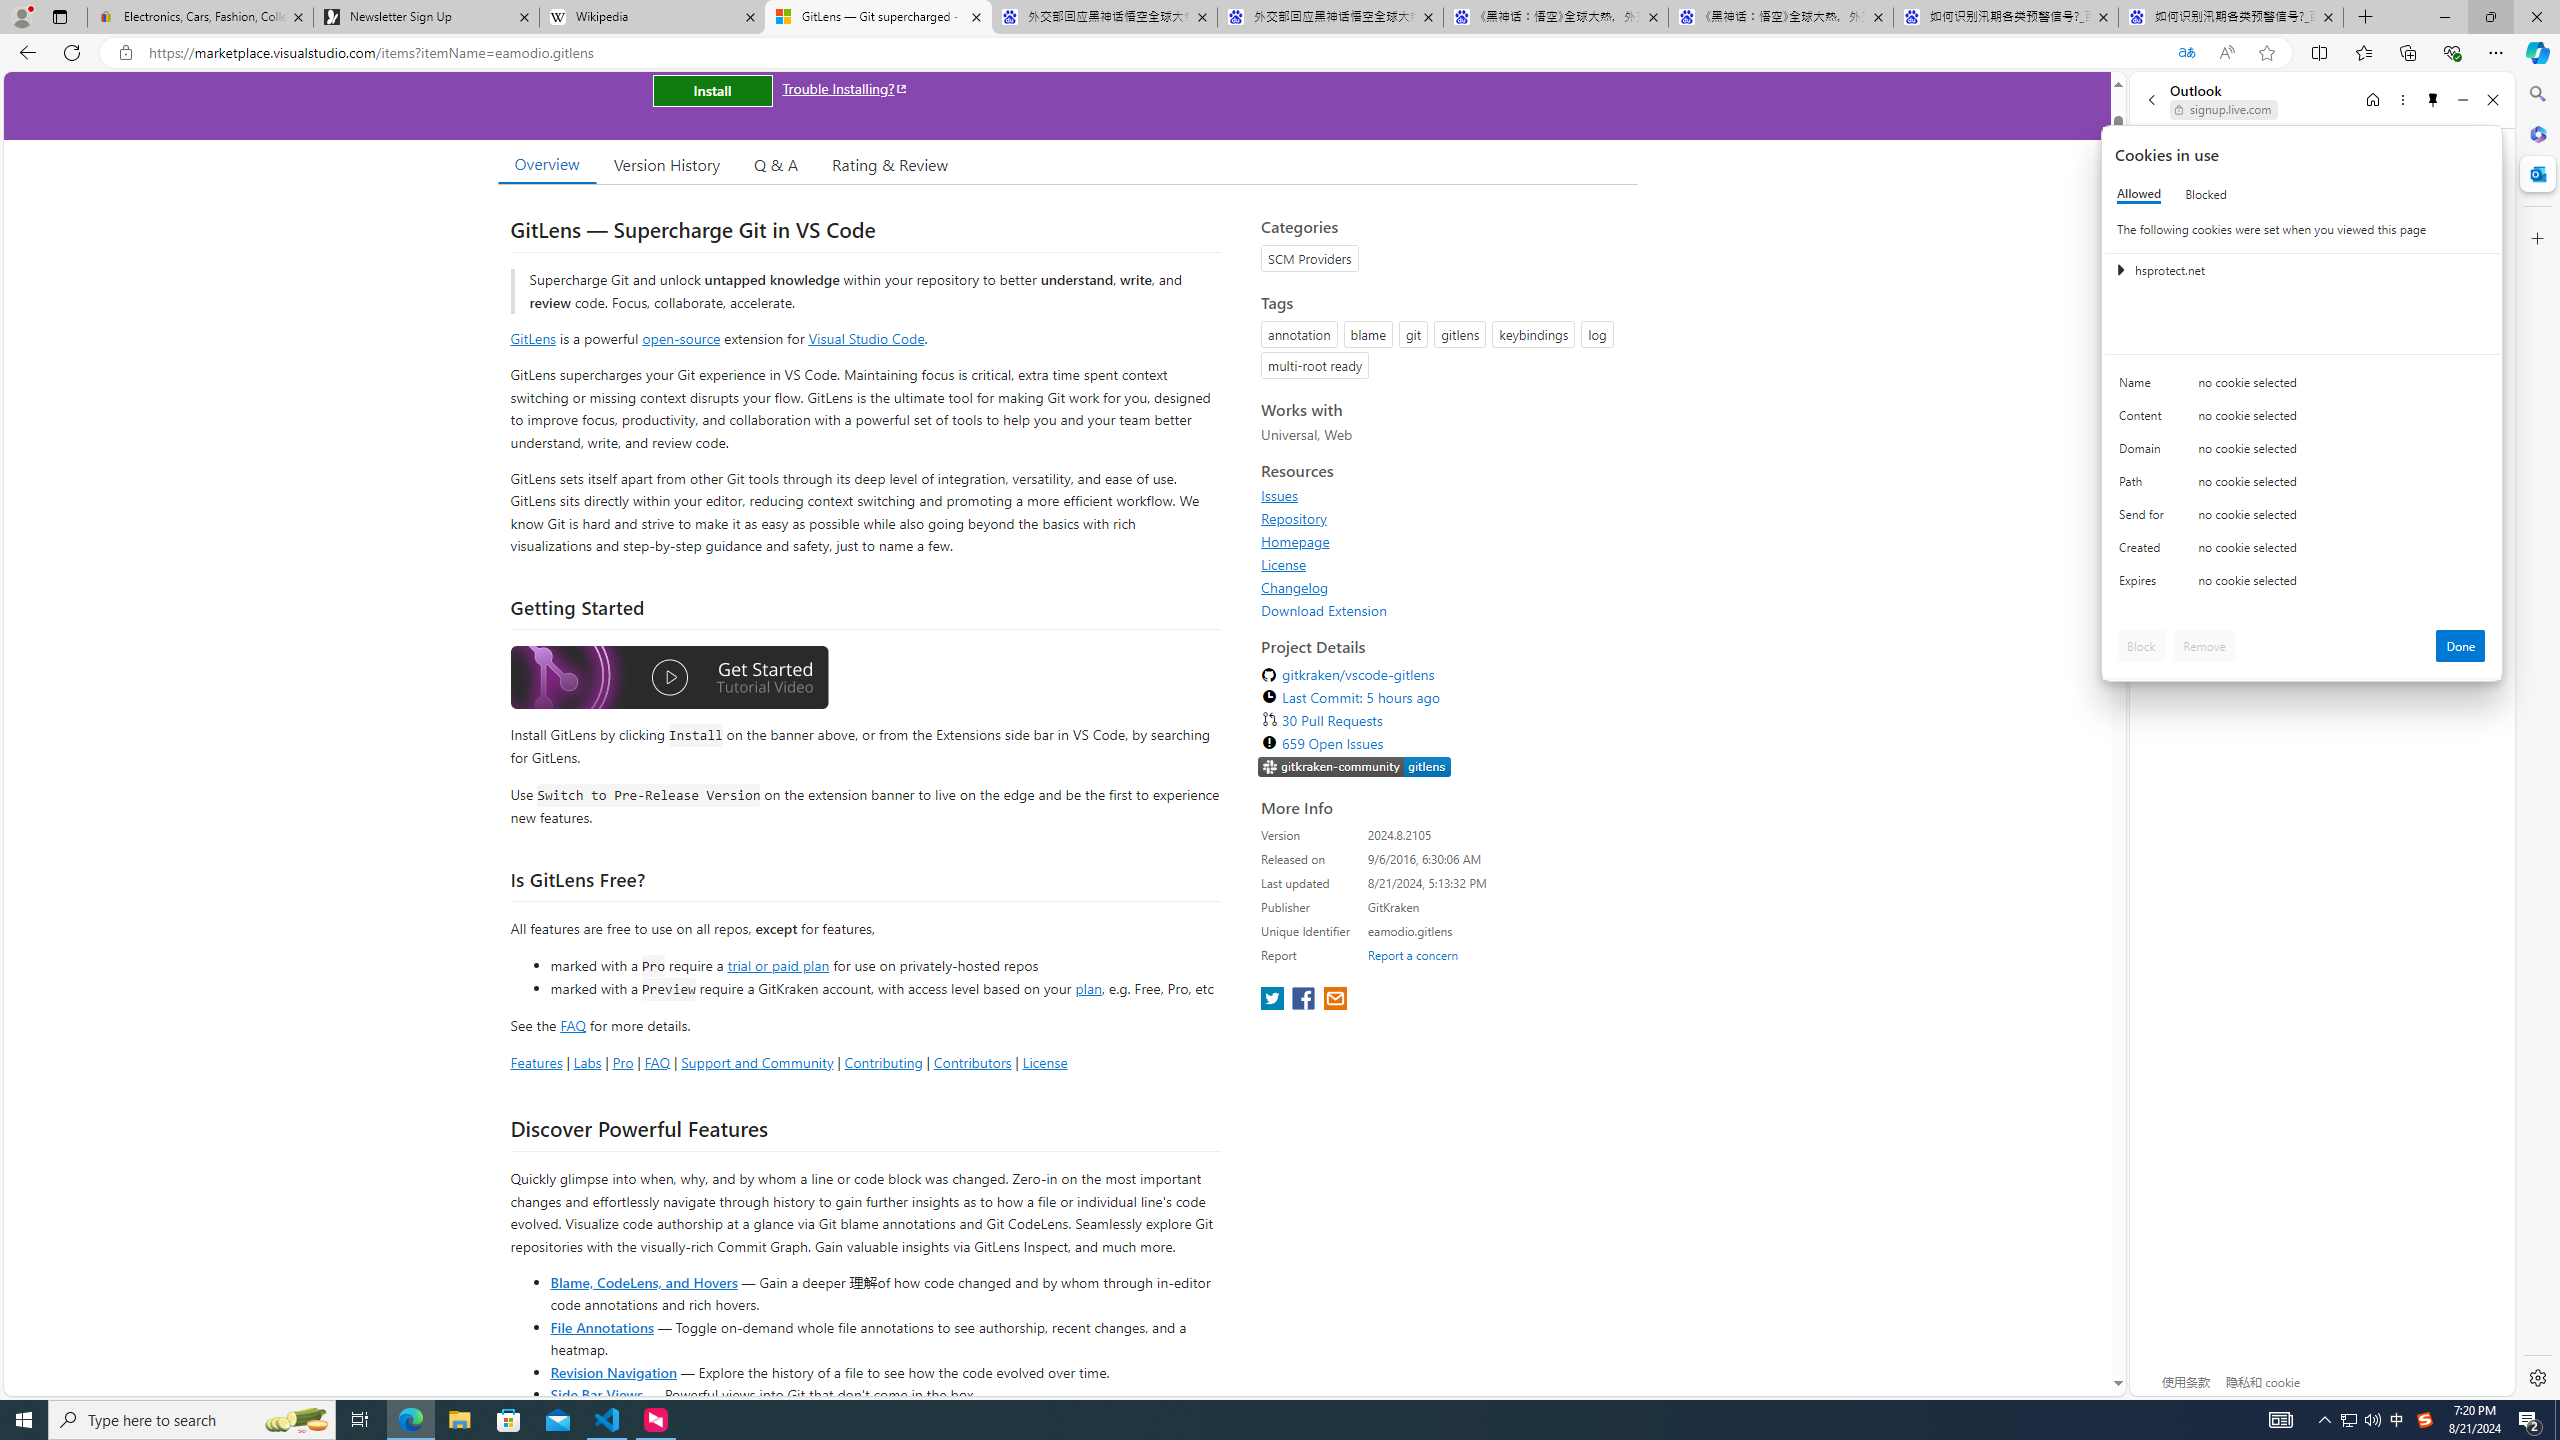 The height and width of the screenshot is (1440, 2560). Describe the element at coordinates (2144, 420) in the screenshot. I see `'Content'` at that location.